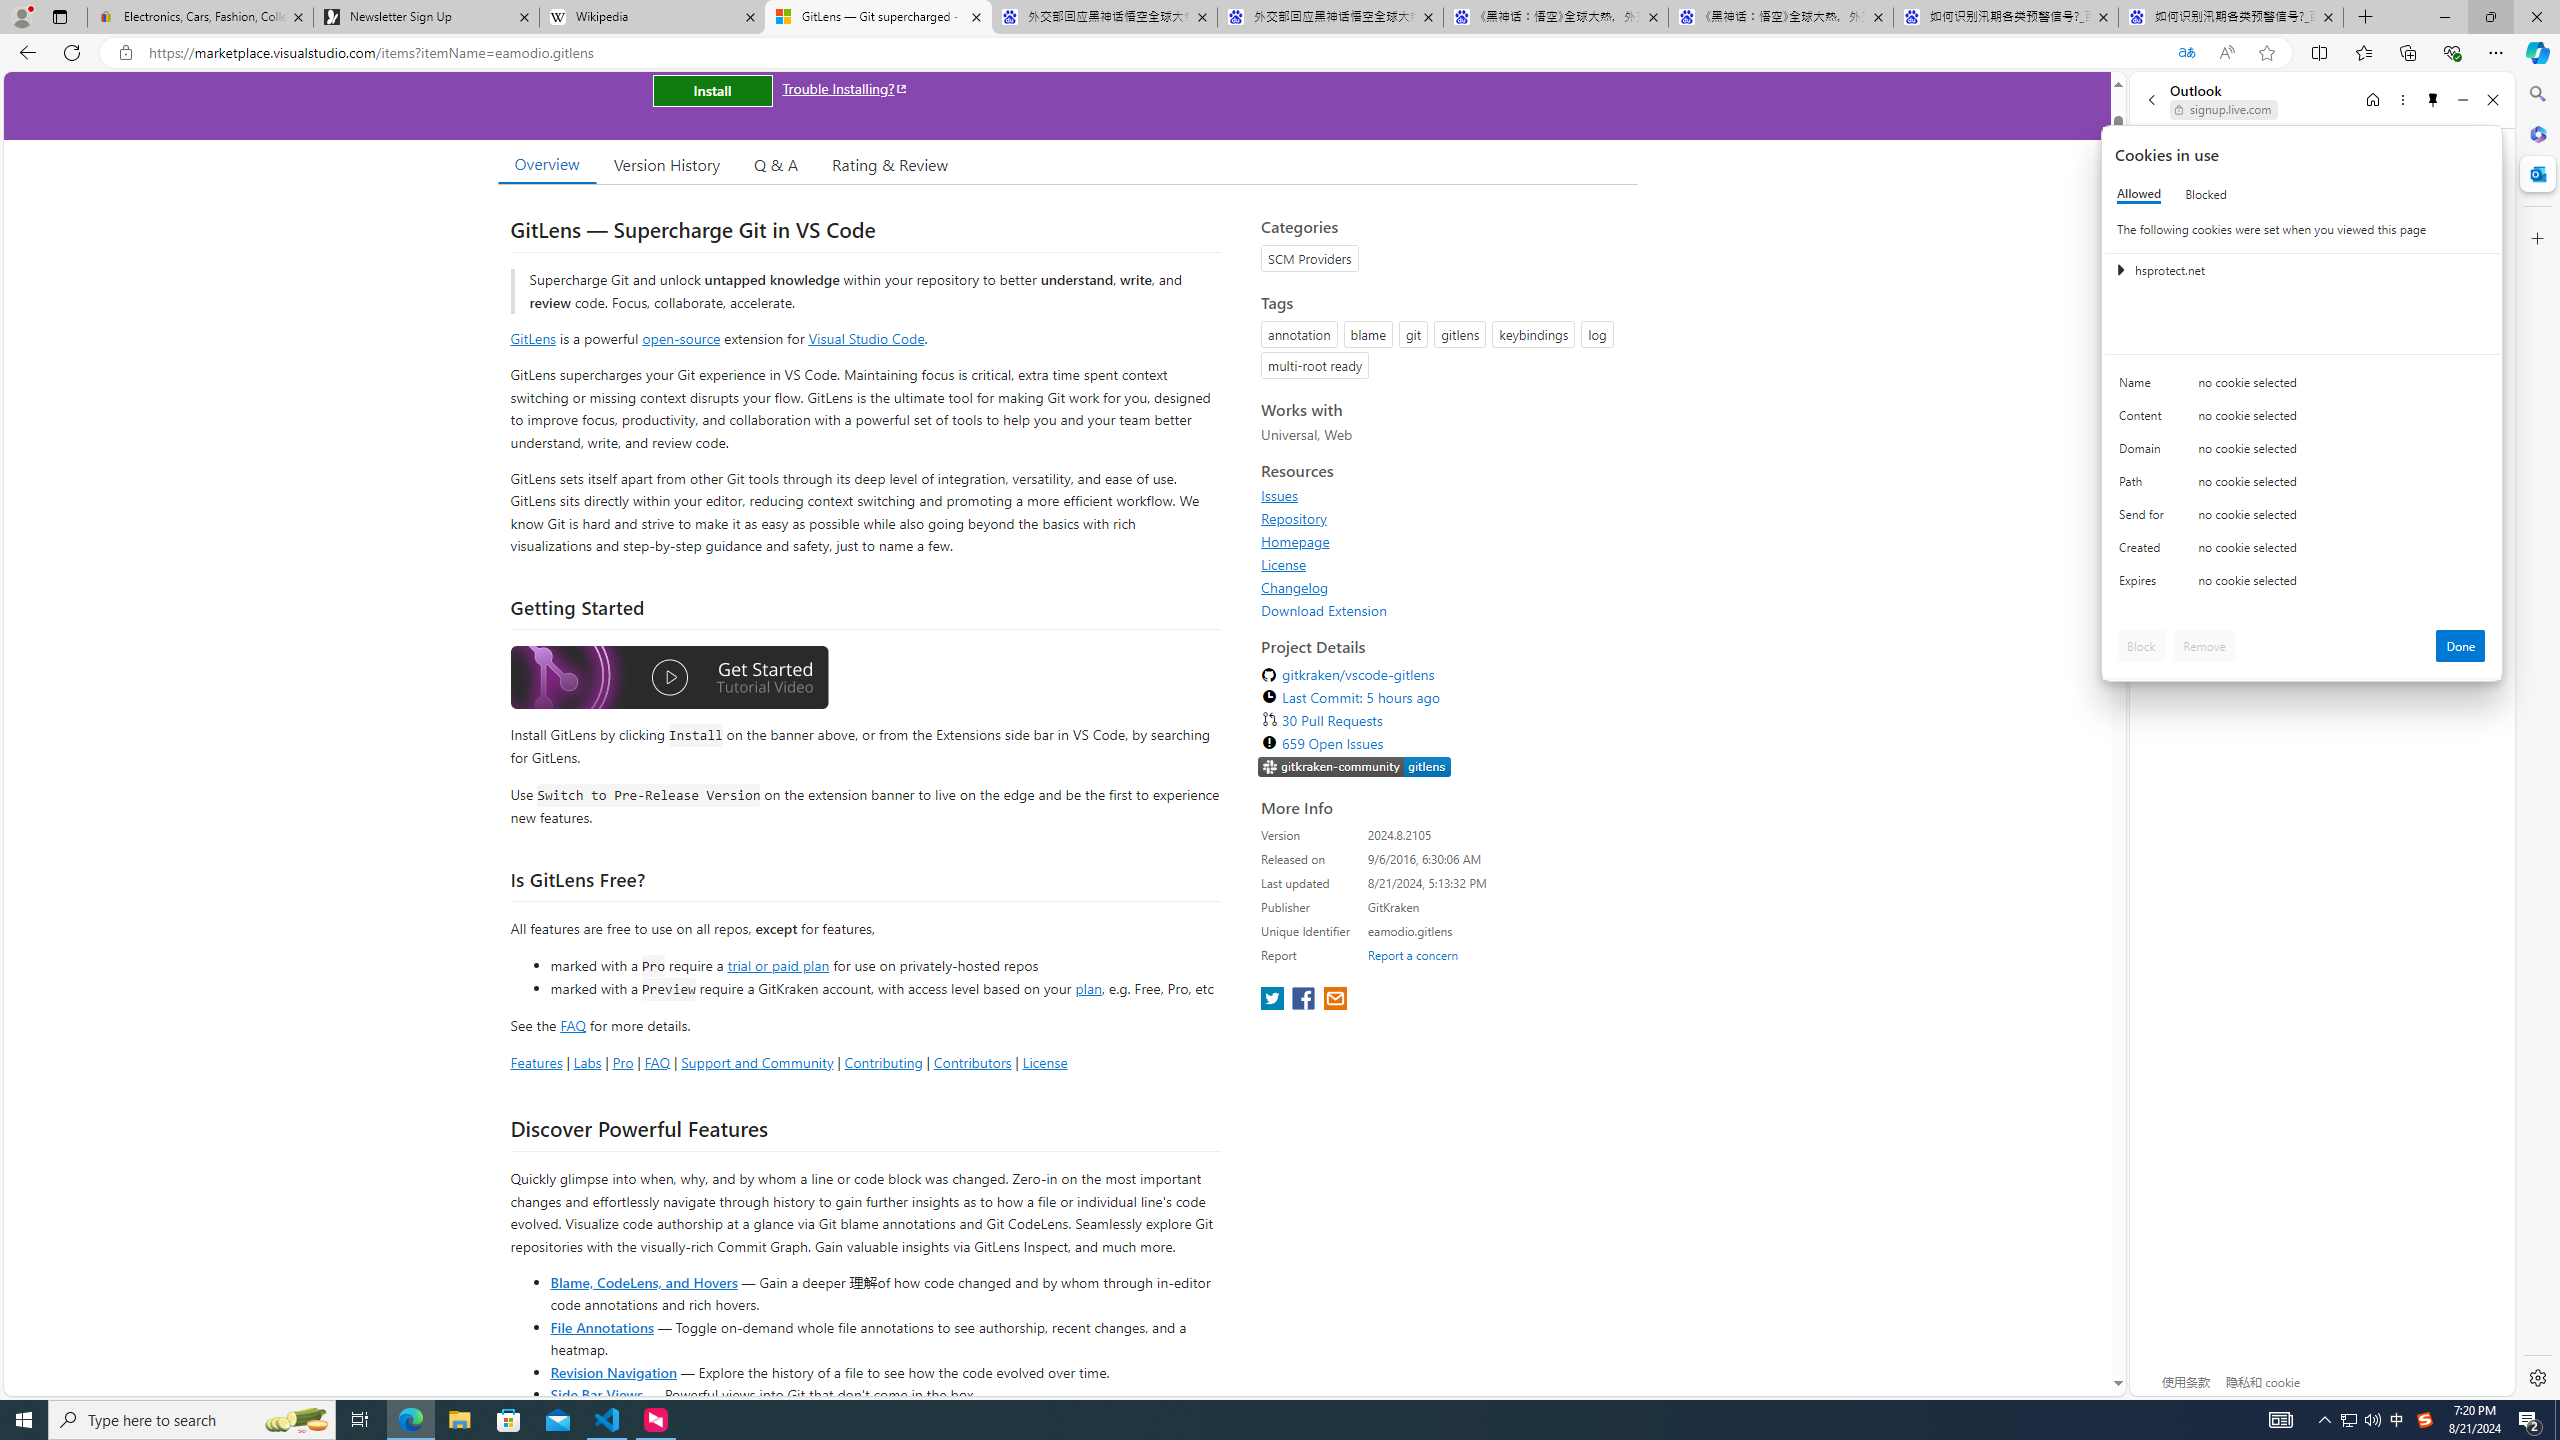 The height and width of the screenshot is (1440, 2560). Describe the element at coordinates (2144, 420) in the screenshot. I see `'Content'` at that location.